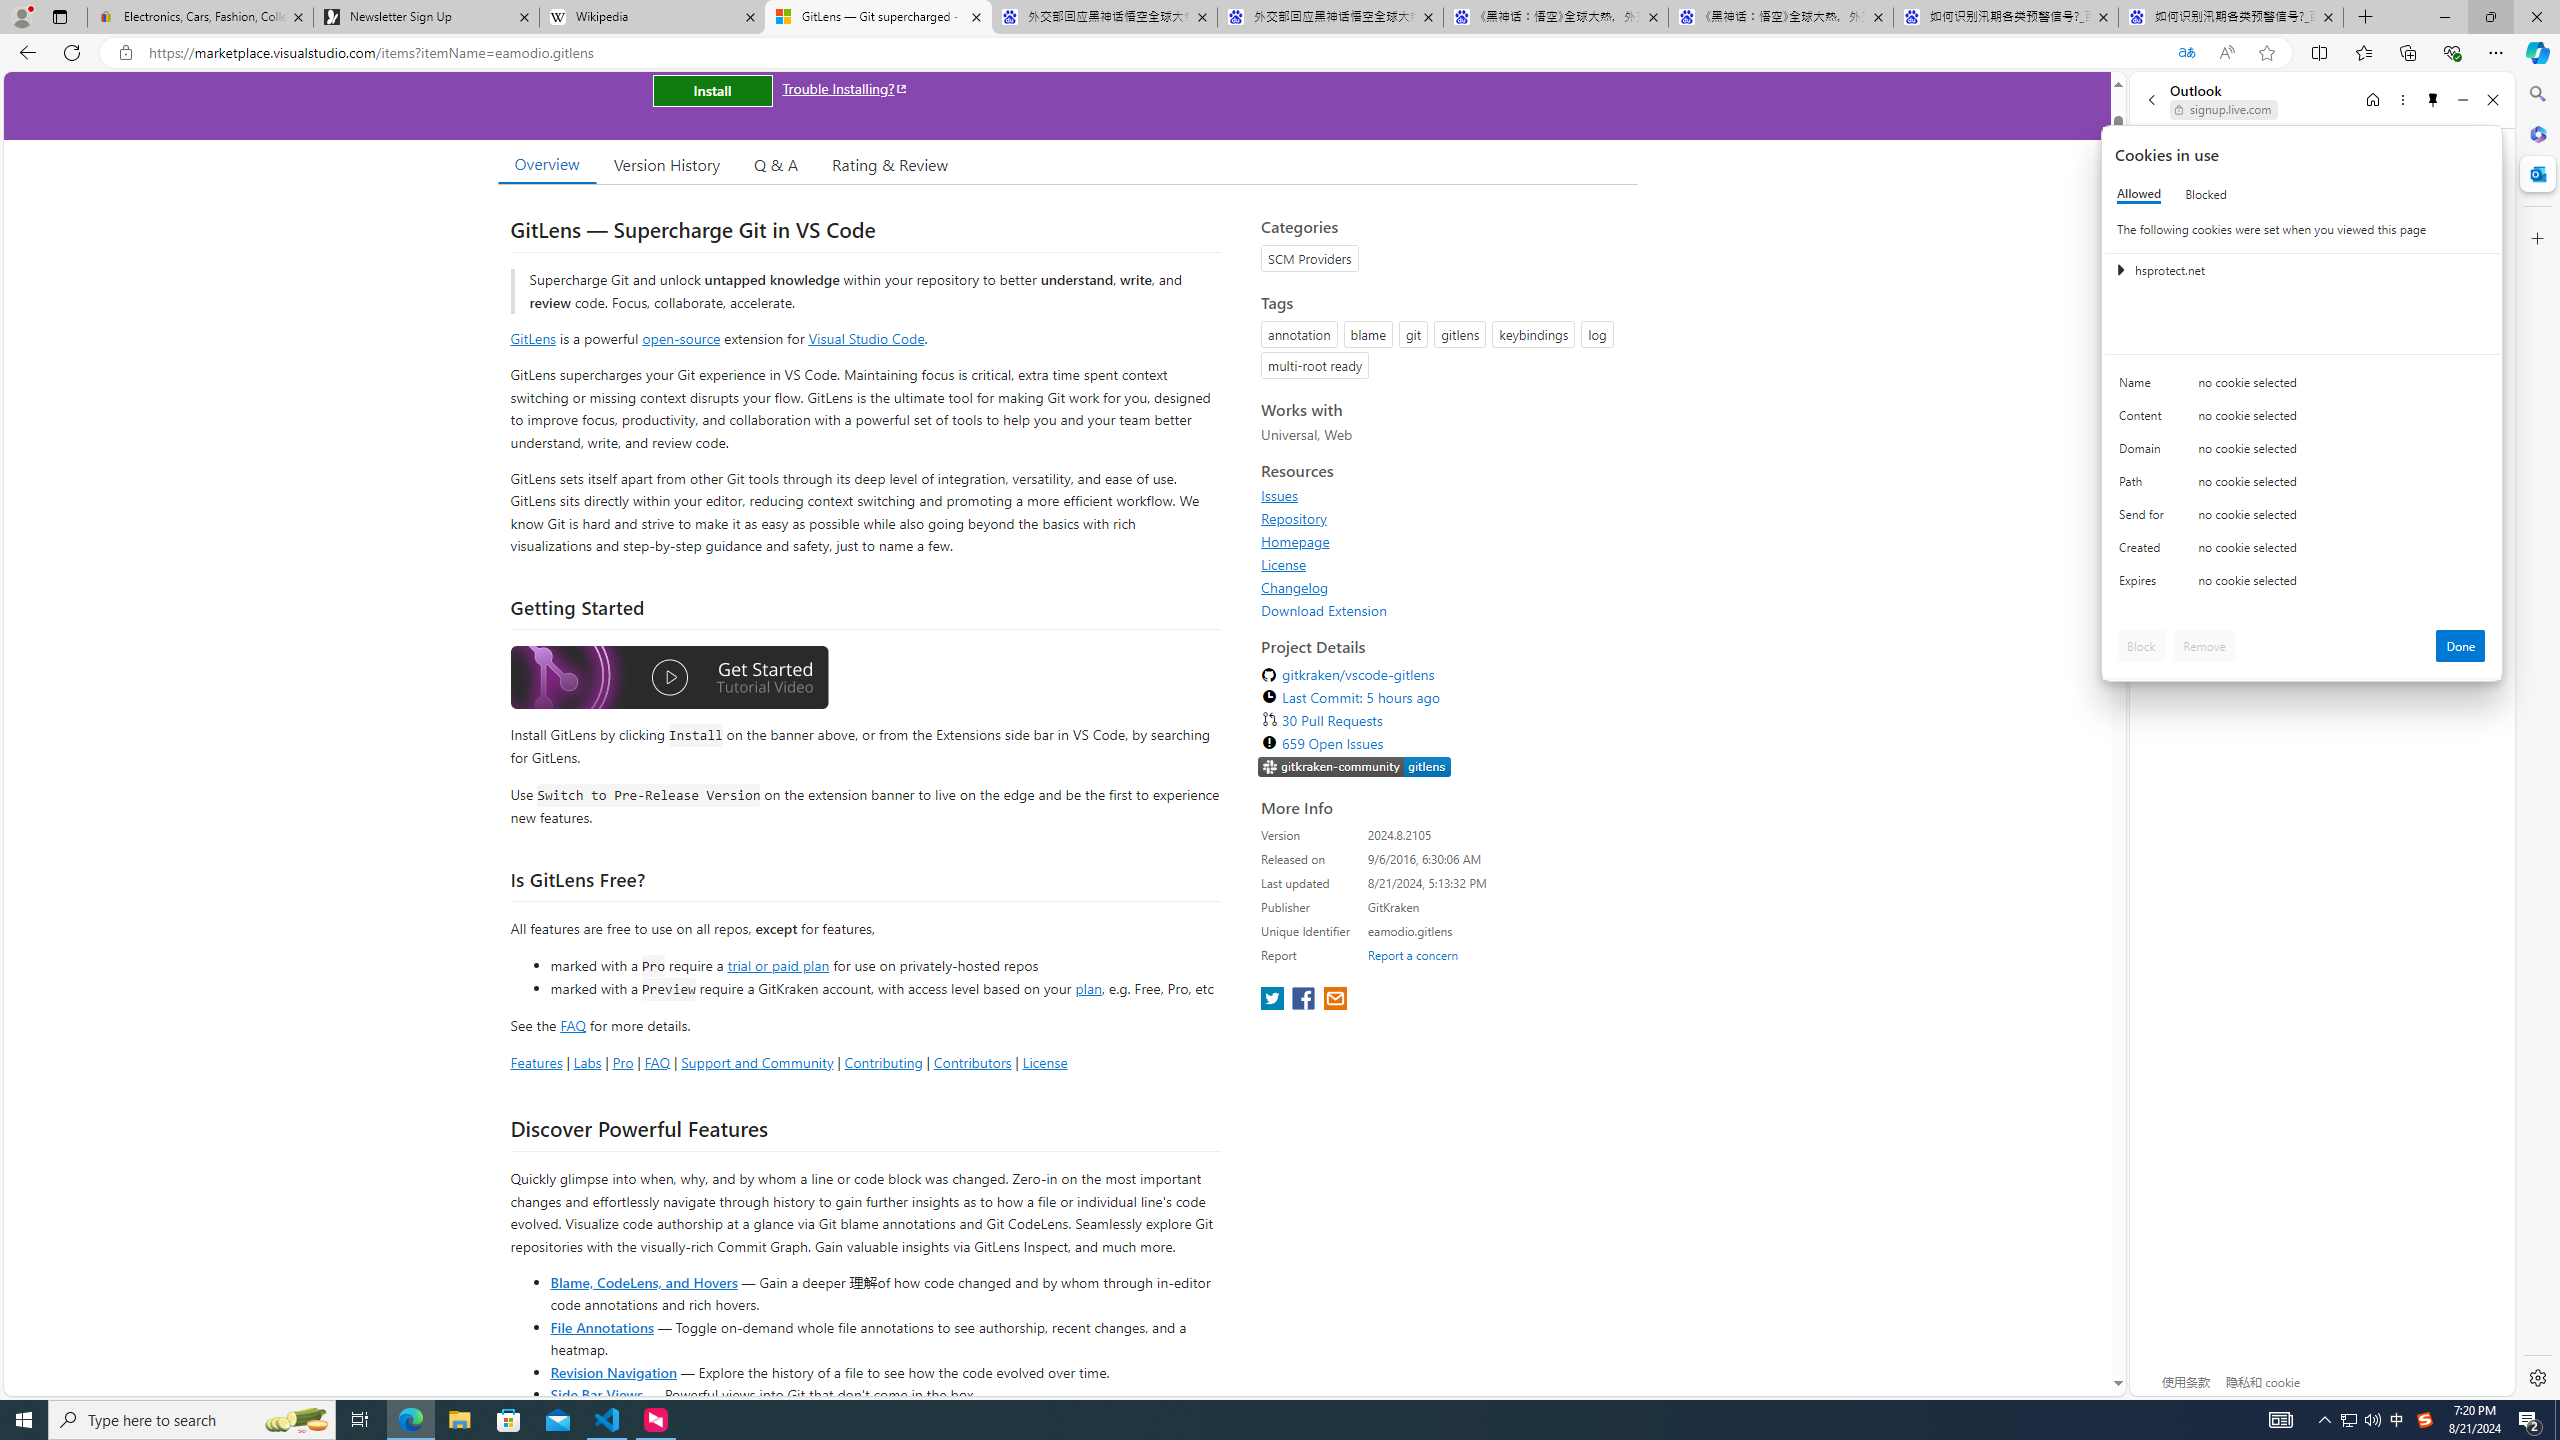 The height and width of the screenshot is (1440, 2560). Describe the element at coordinates (2144, 420) in the screenshot. I see `'Content'` at that location.